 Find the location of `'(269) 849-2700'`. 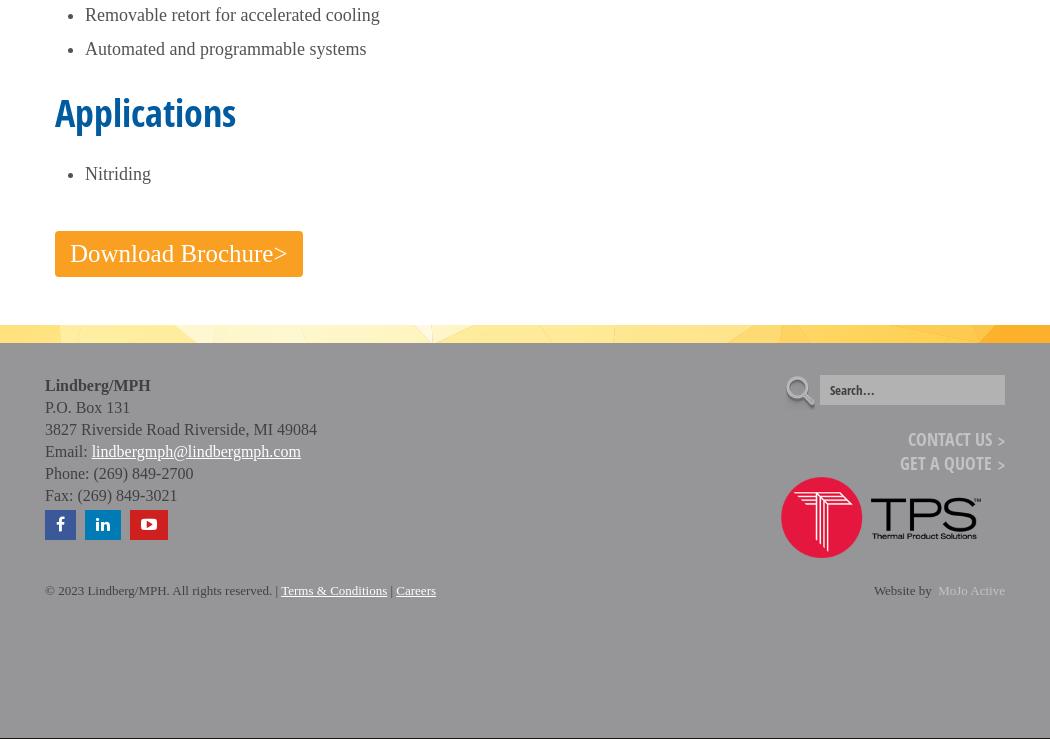

'(269) 849-2700' is located at coordinates (142, 472).